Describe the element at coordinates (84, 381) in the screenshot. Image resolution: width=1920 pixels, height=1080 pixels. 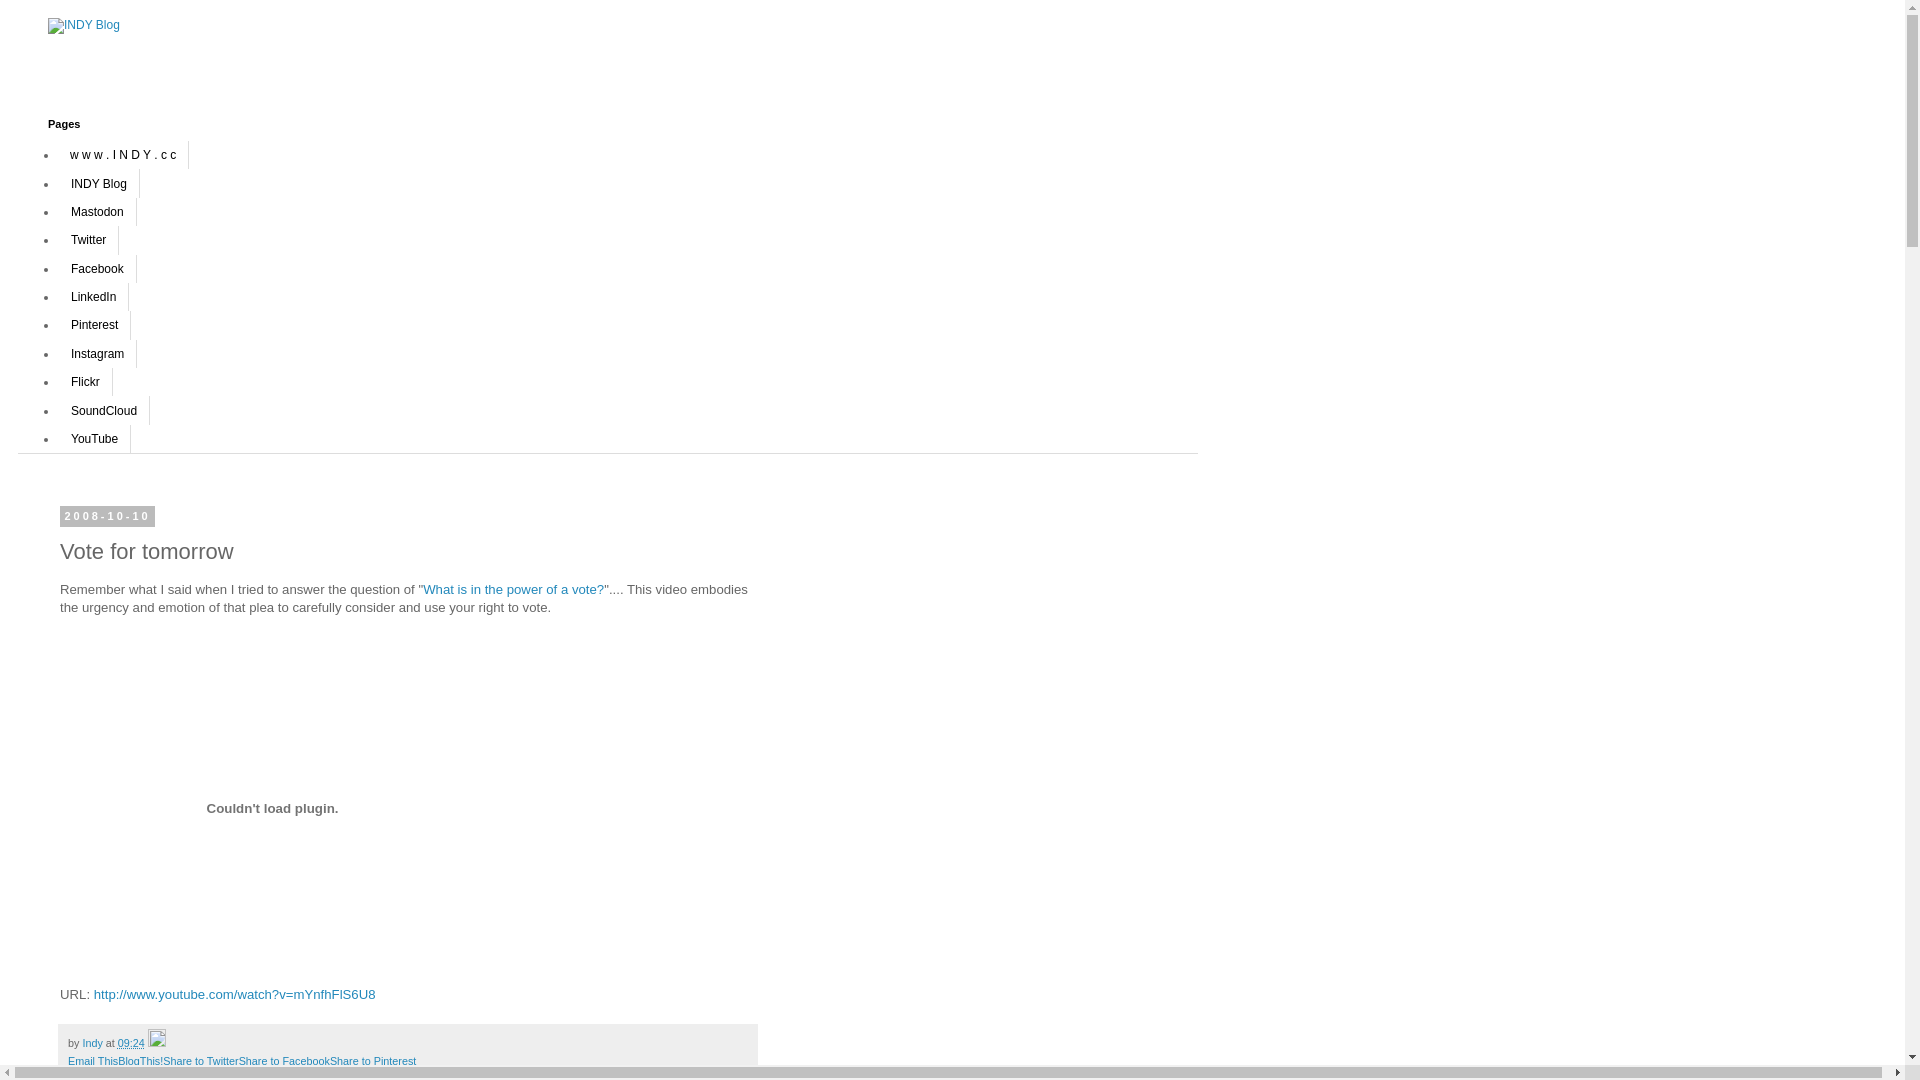
I see `'Flickr'` at that location.